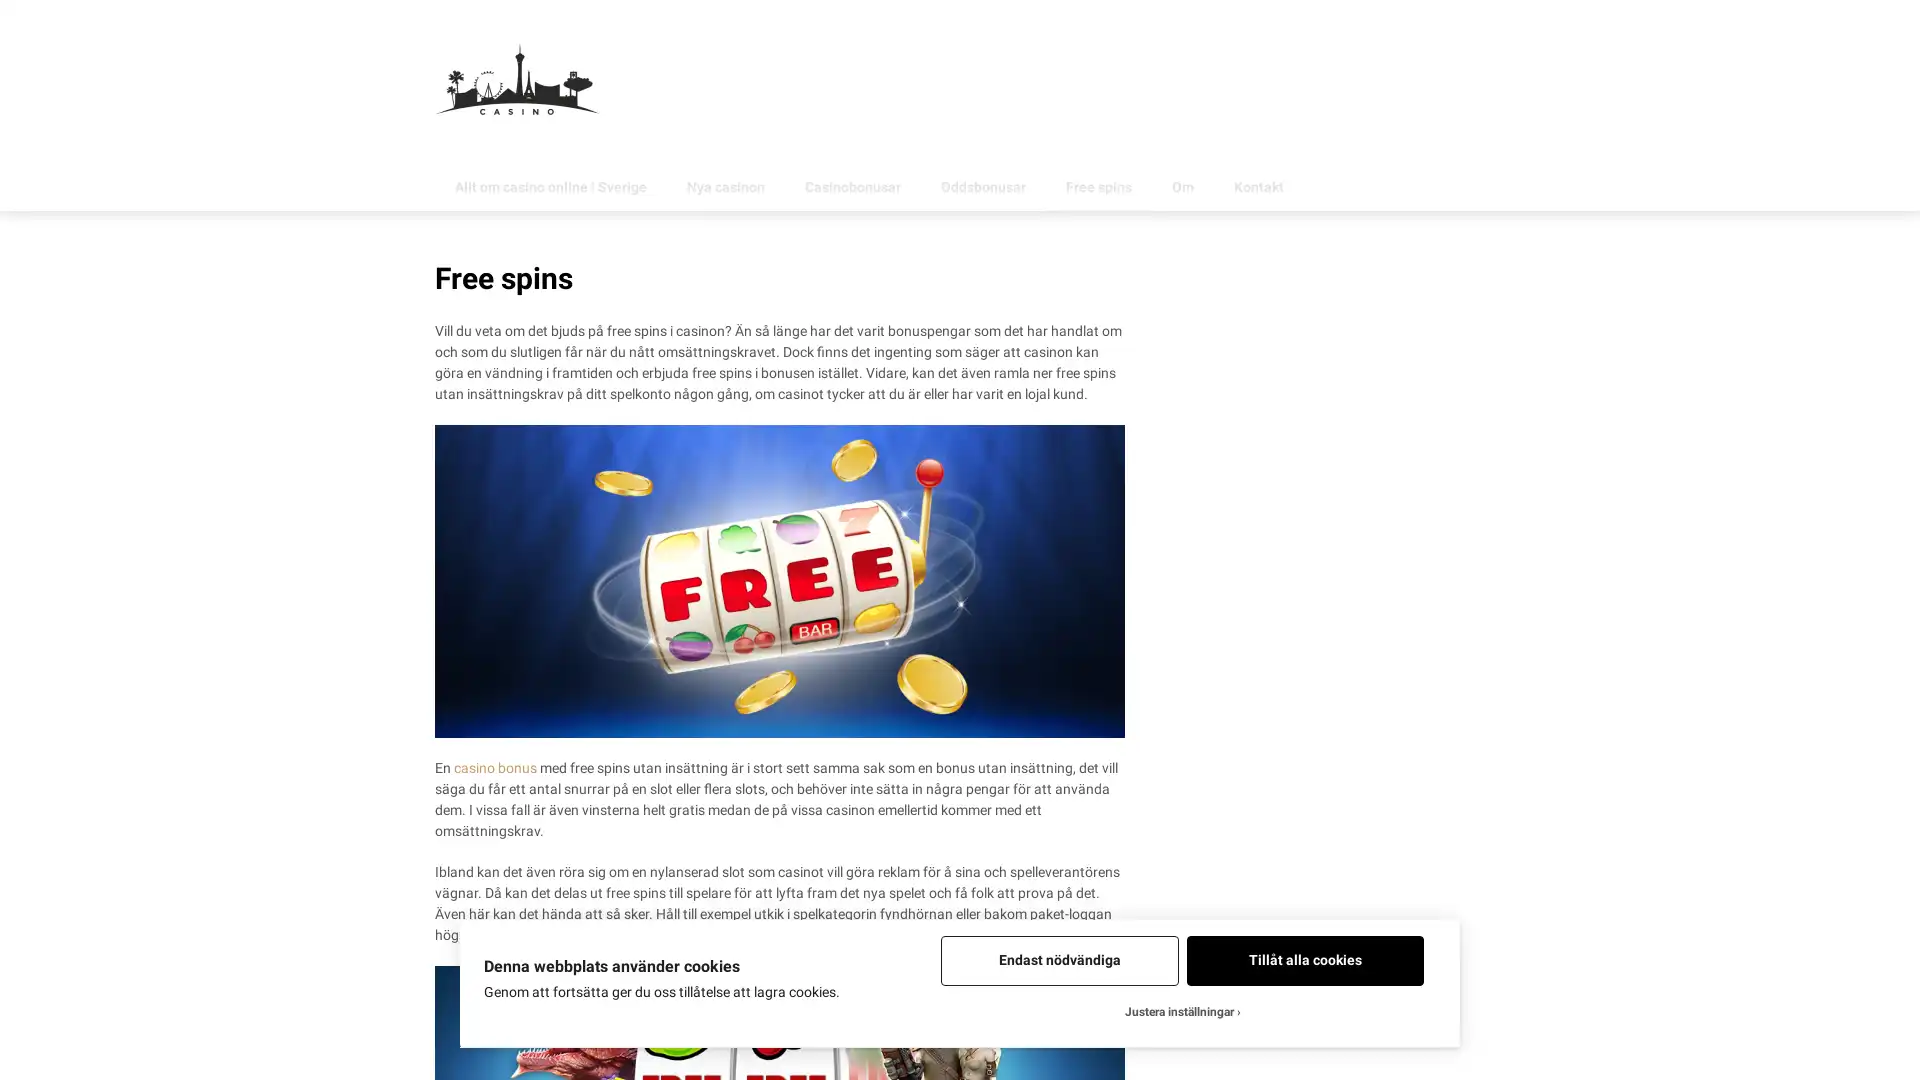 The image size is (1920, 1080). What do you see at coordinates (1058, 959) in the screenshot?
I see `Endast nodvandiga` at bounding box center [1058, 959].